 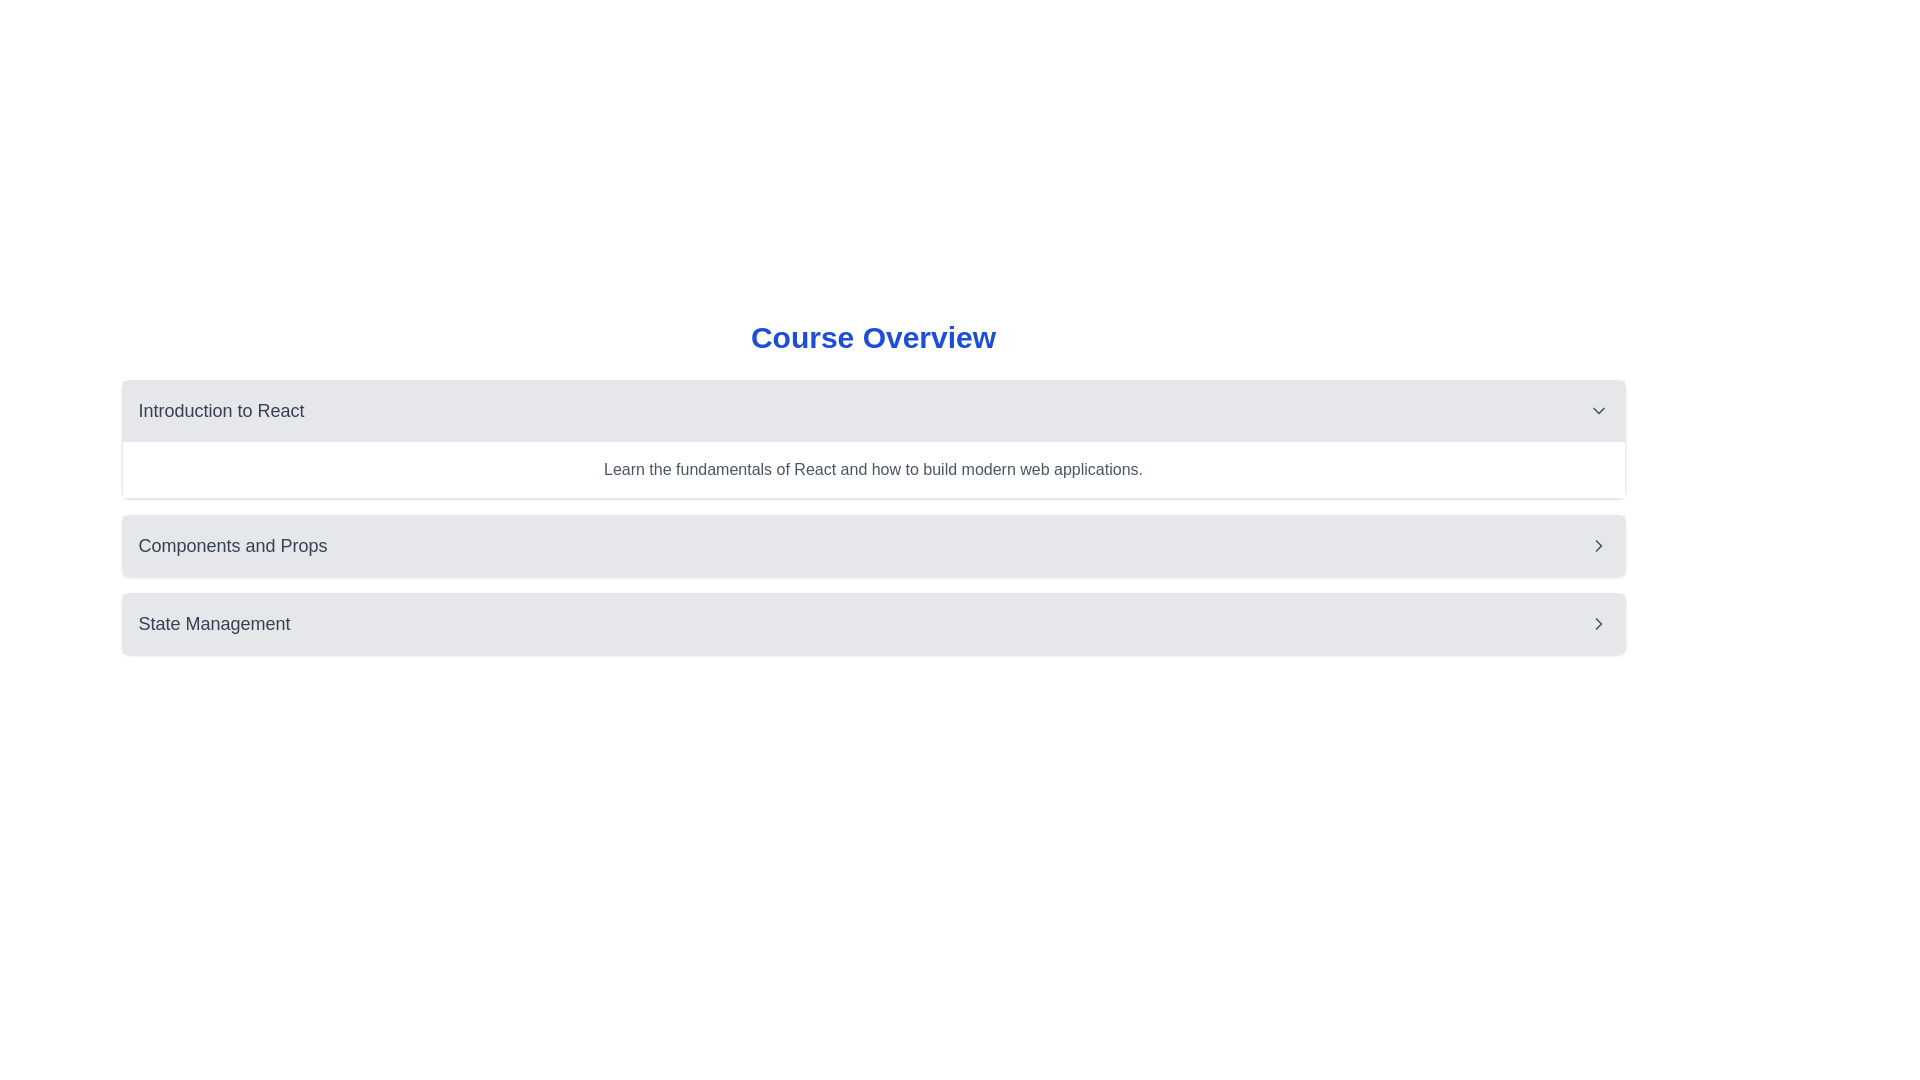 I want to click on the third item in the vertical list labeled 'State Management', so click(x=873, y=623).